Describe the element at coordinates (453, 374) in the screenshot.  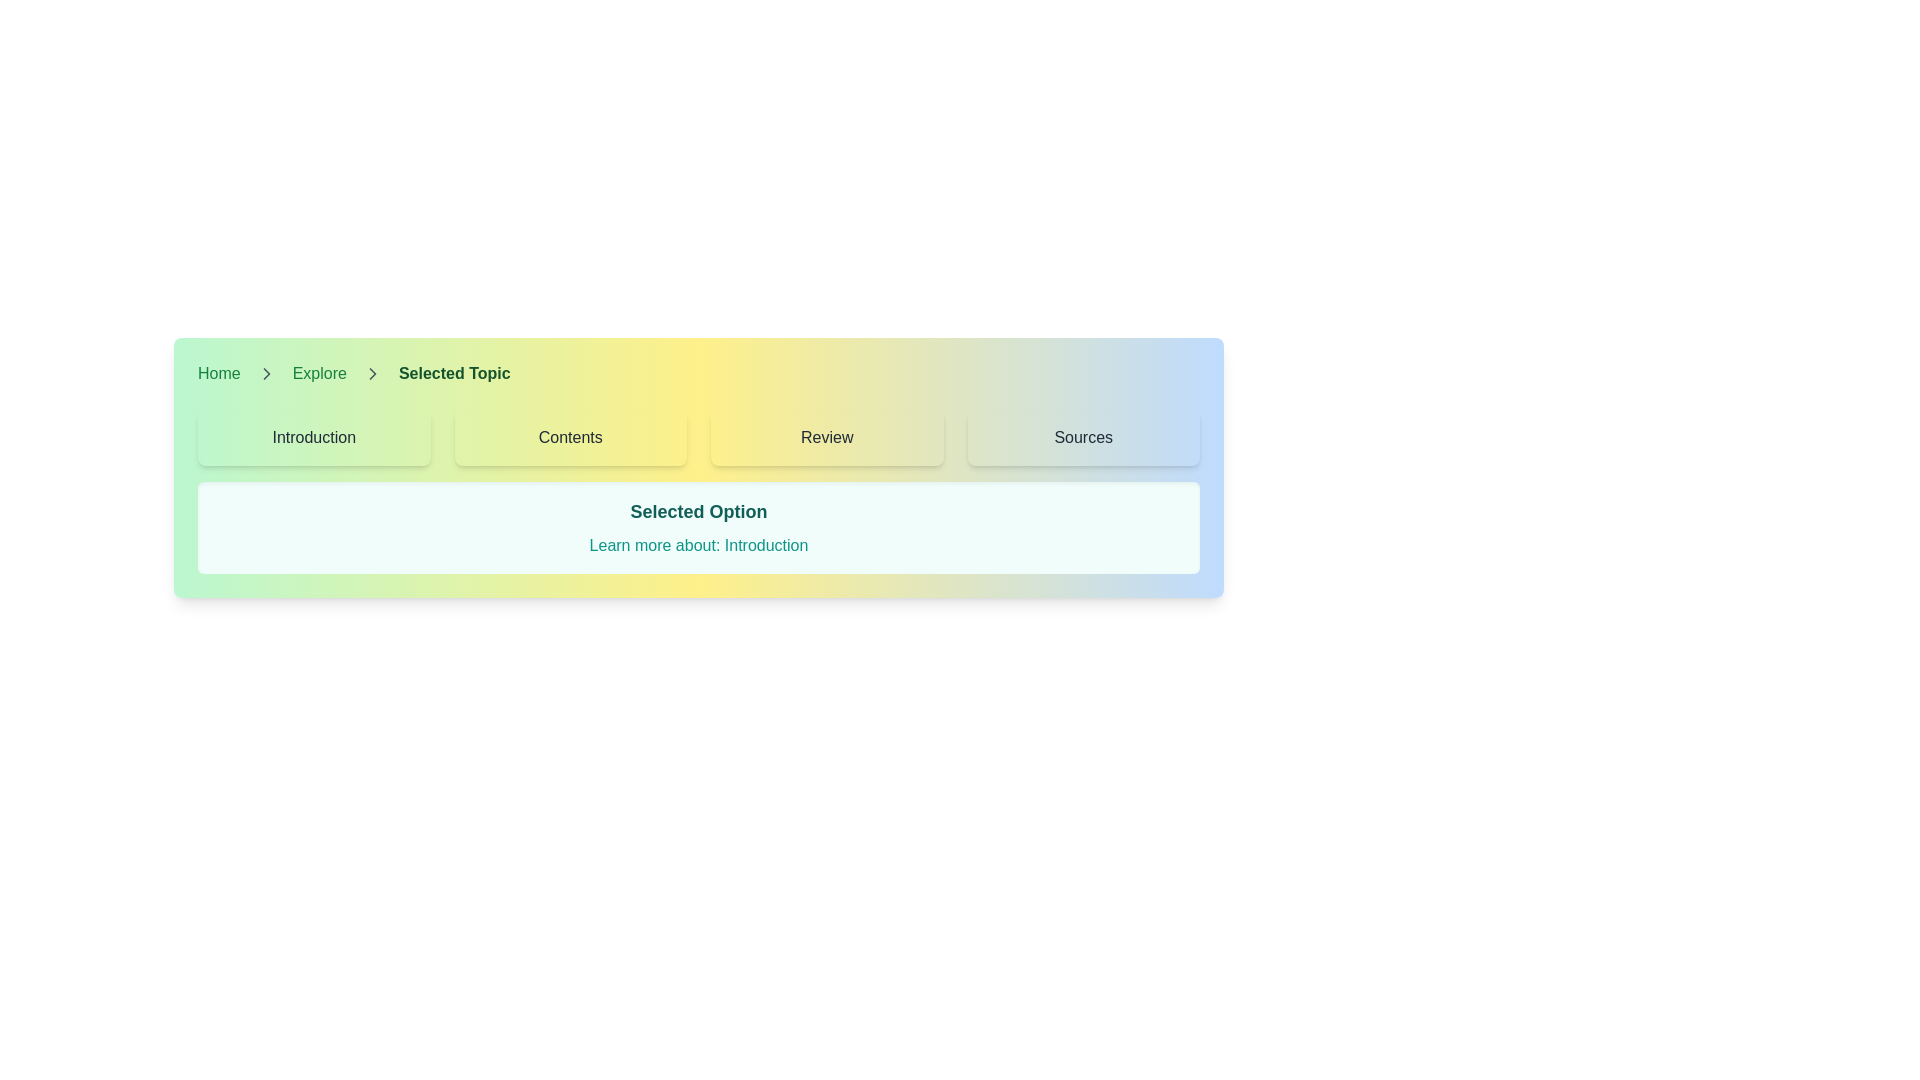
I see `the text label displaying 'Selected Topic', which is the current page in the breadcrumb navigation bar and styled in bold dark green` at that location.